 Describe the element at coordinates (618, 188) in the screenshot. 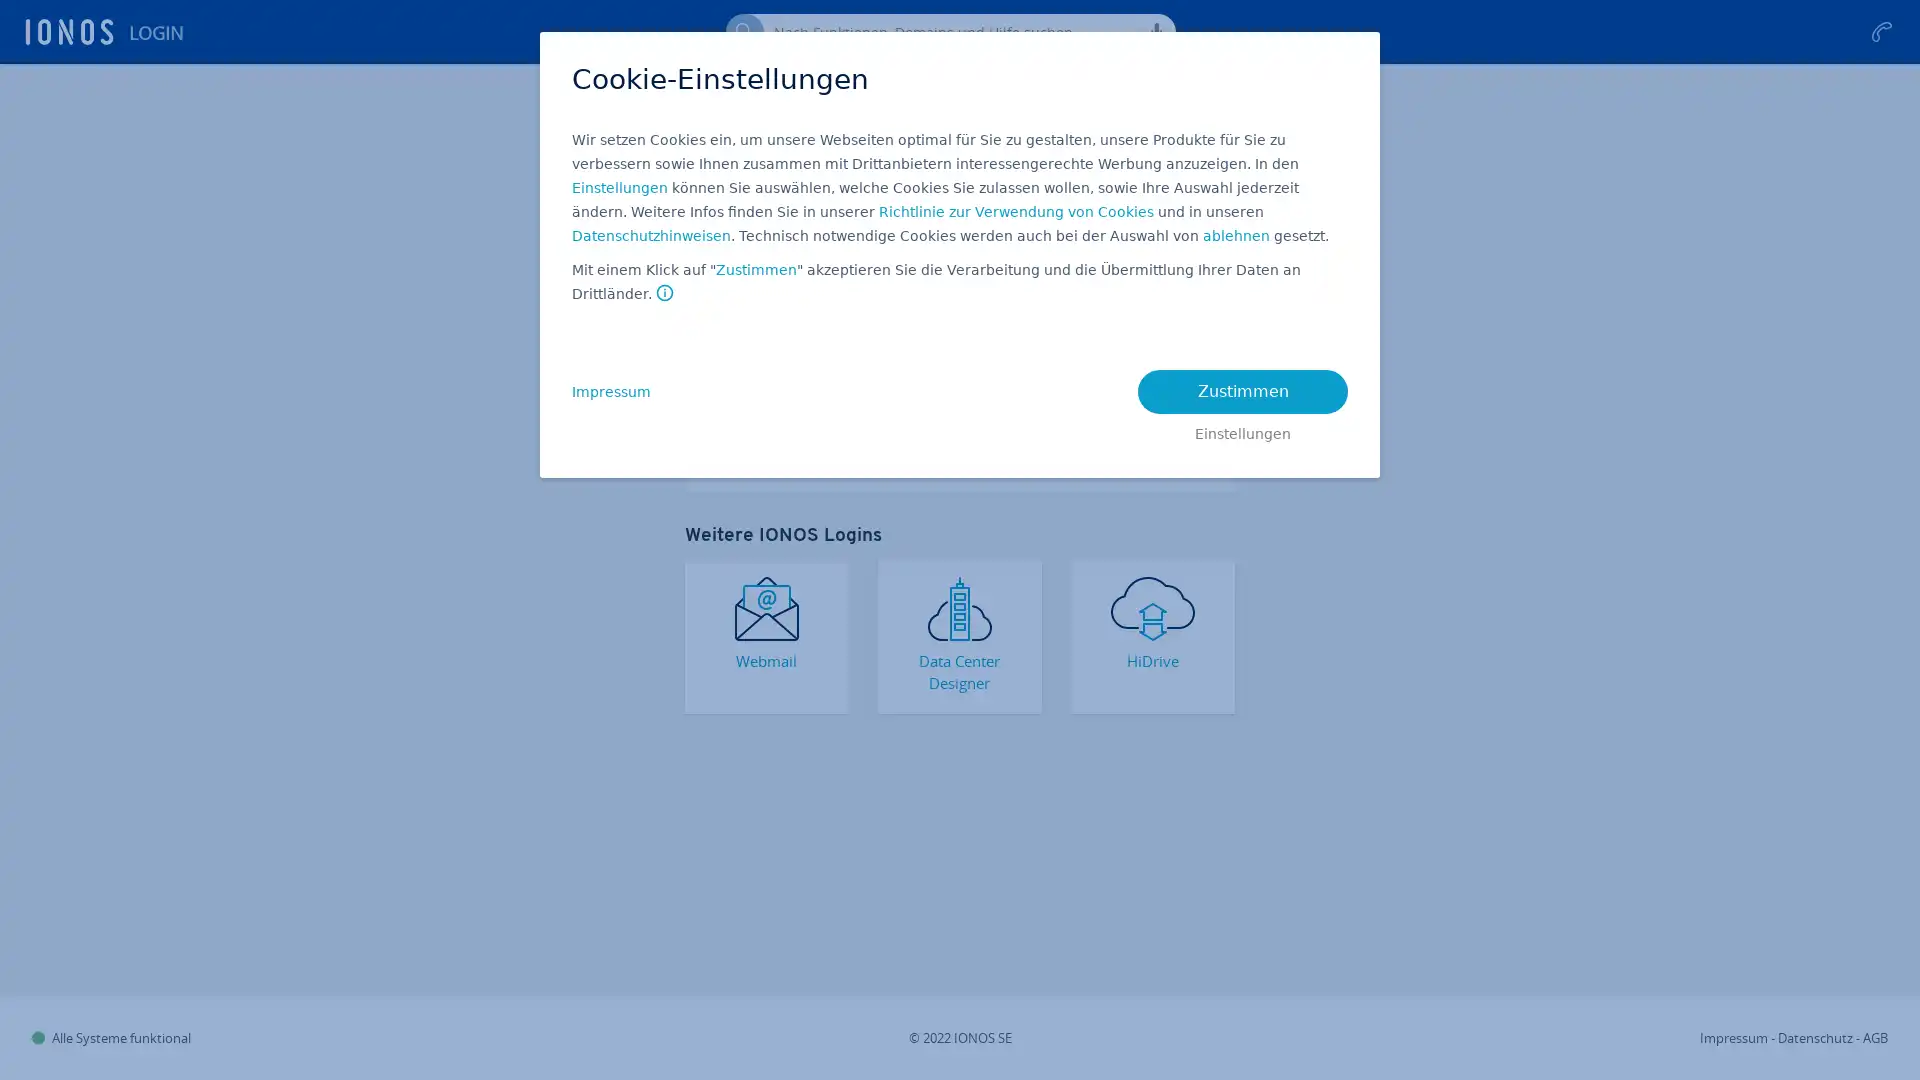

I see `Einstellungen` at that location.